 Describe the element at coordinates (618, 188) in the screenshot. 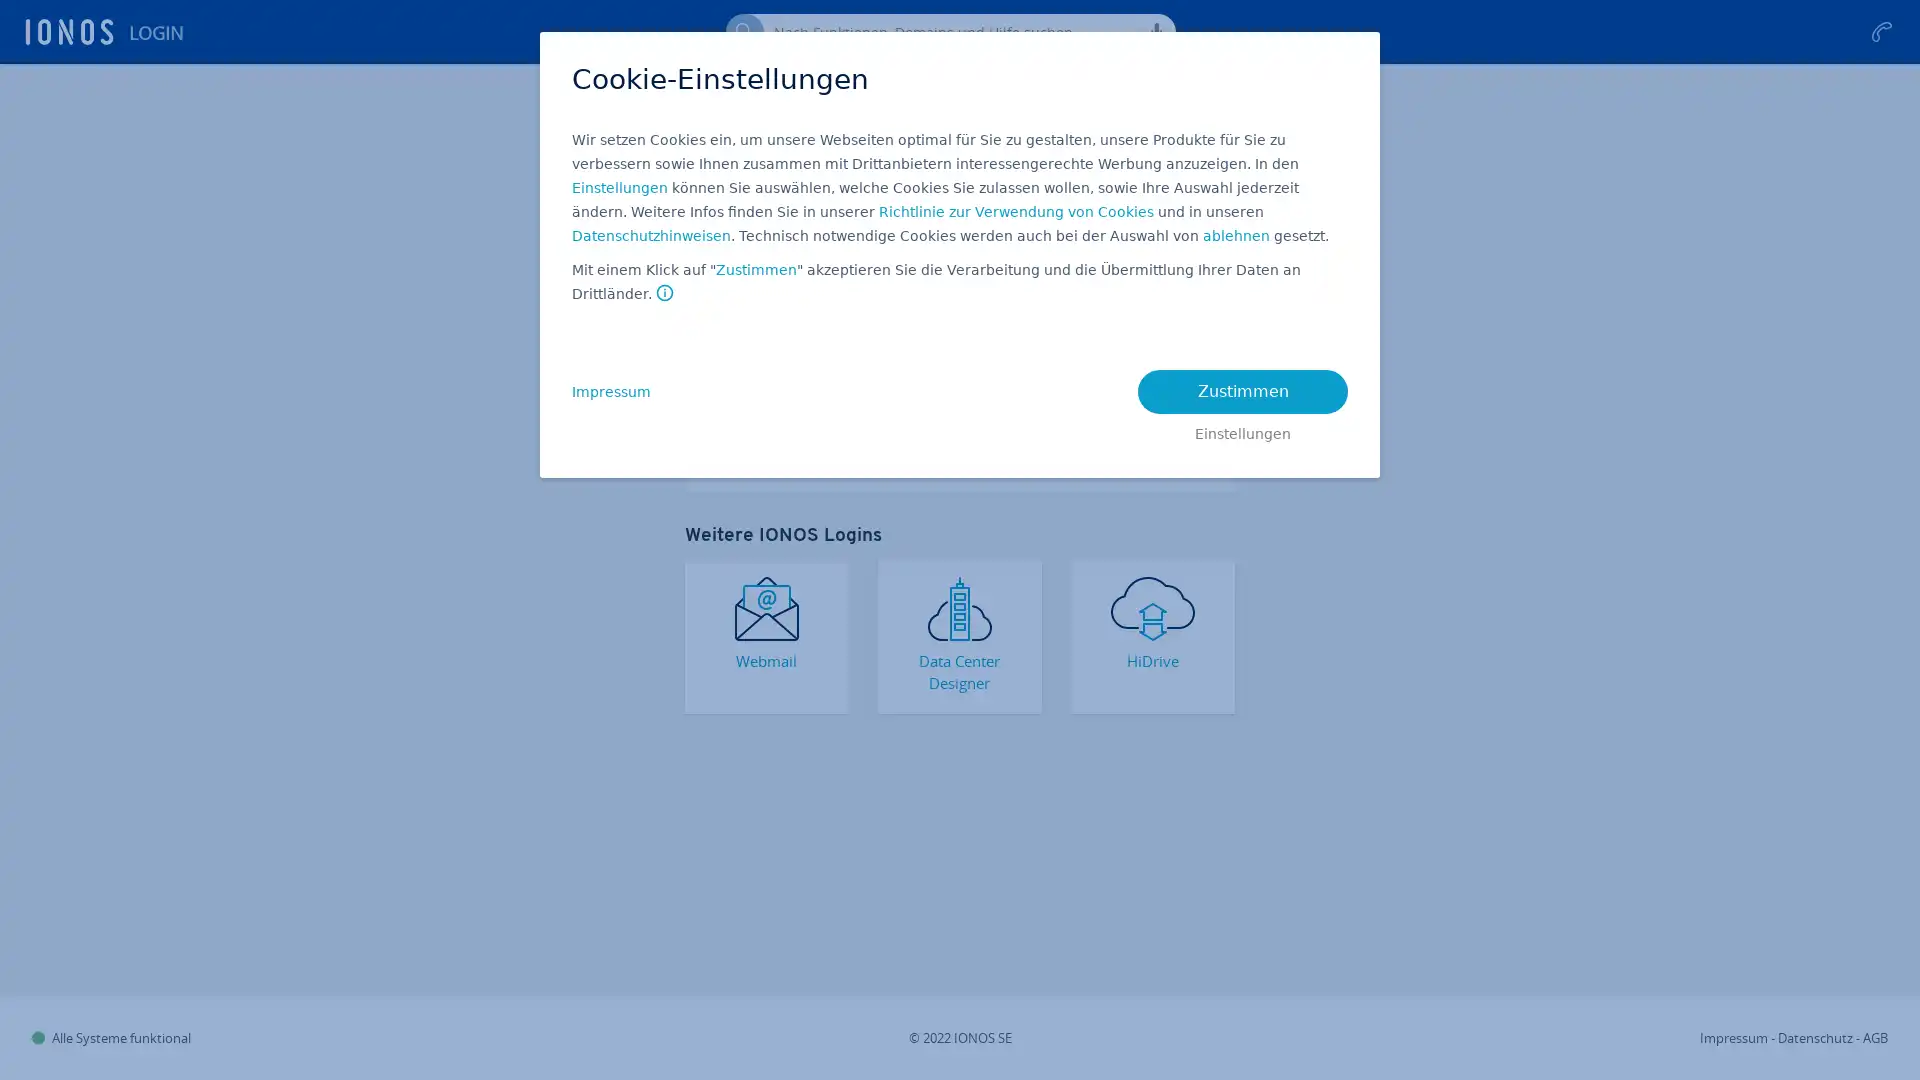

I see `Einstellungen` at that location.